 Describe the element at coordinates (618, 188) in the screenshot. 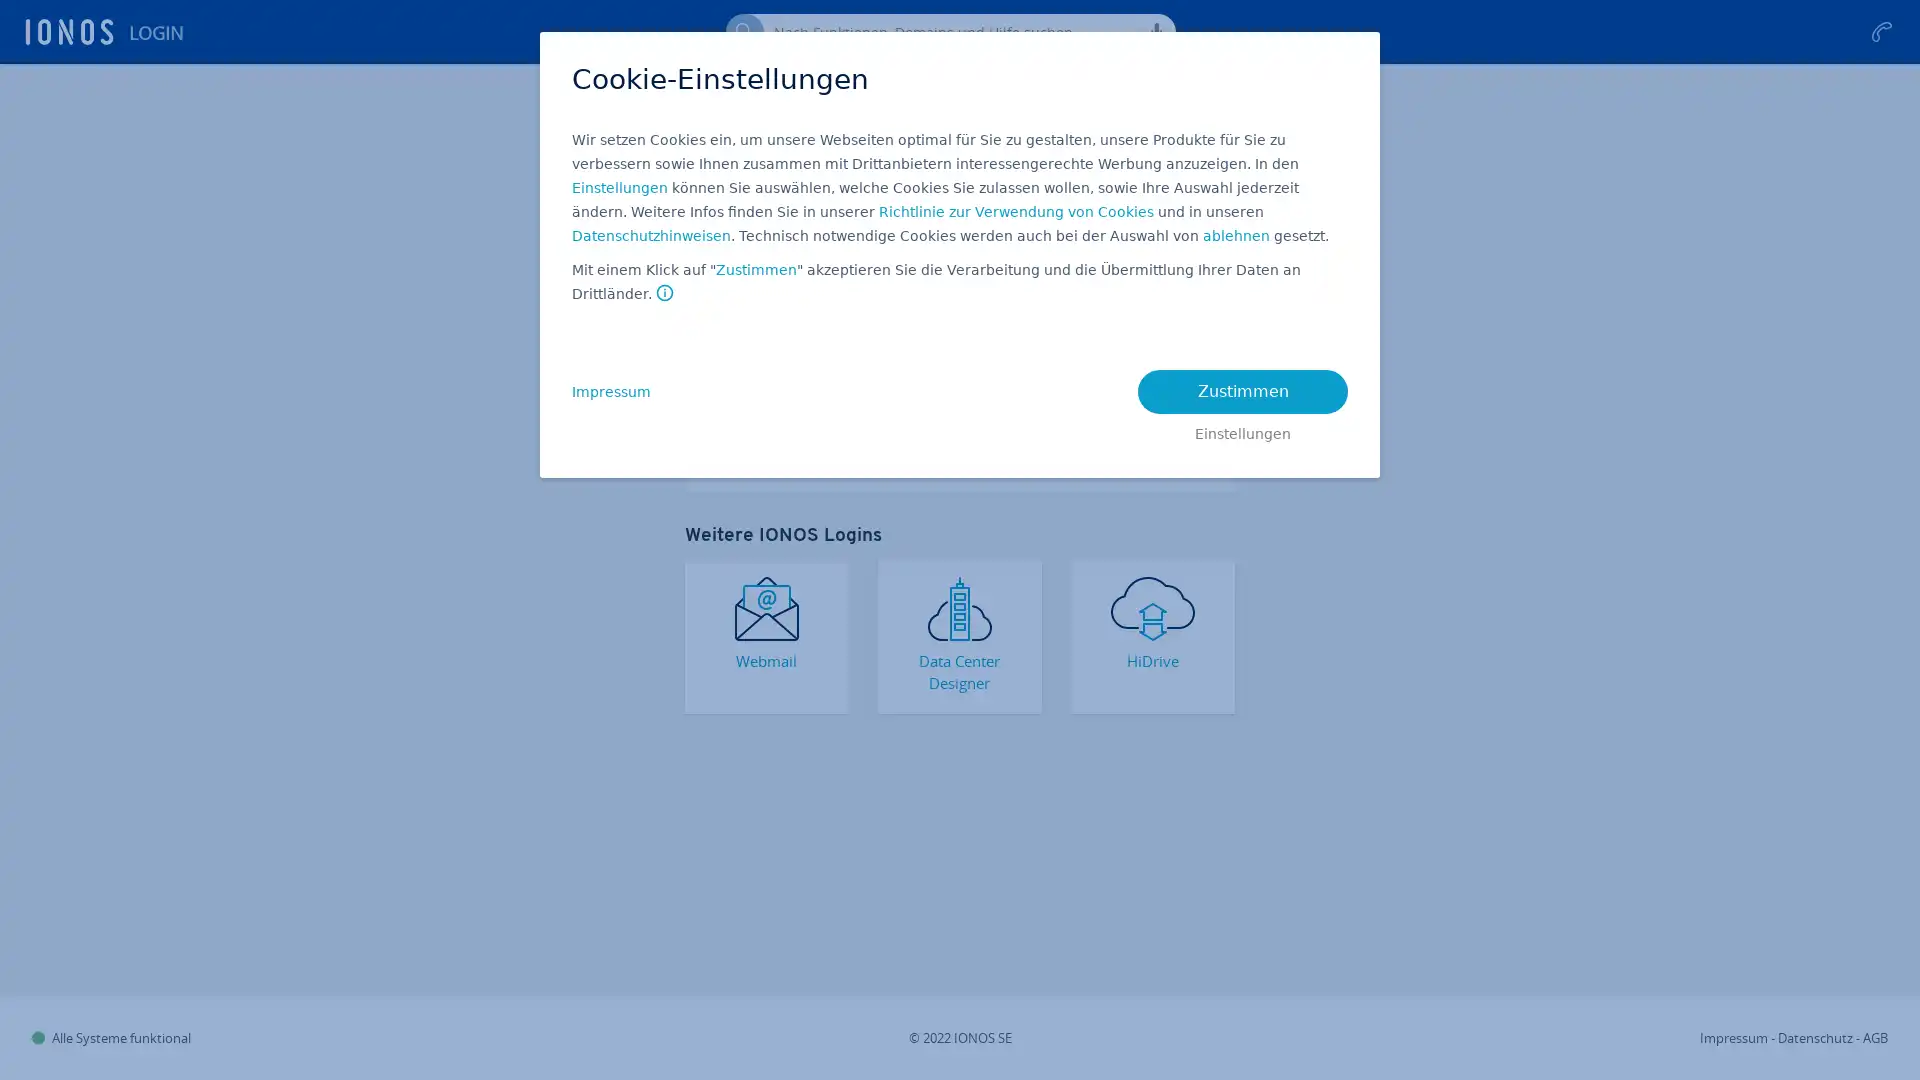

I see `Einstellungen` at that location.